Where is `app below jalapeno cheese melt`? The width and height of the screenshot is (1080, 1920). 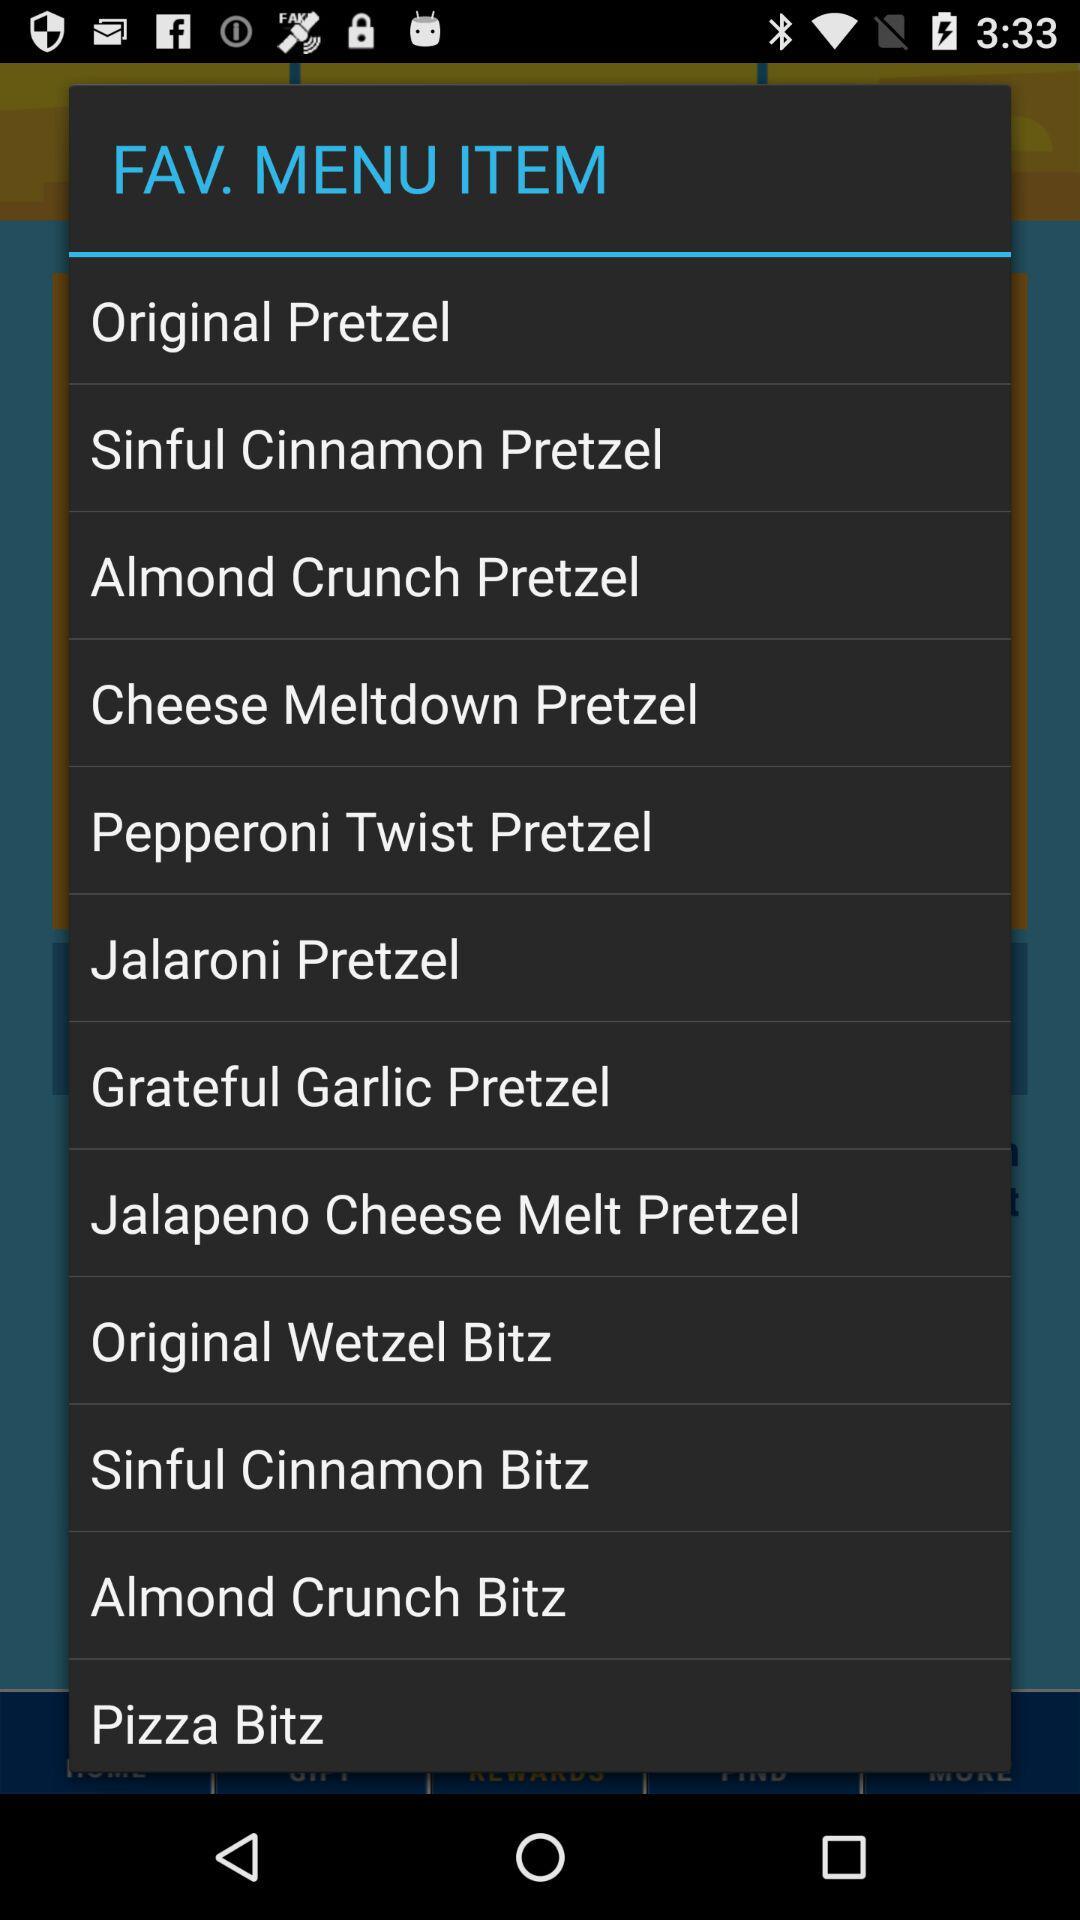 app below jalapeno cheese melt is located at coordinates (540, 1340).